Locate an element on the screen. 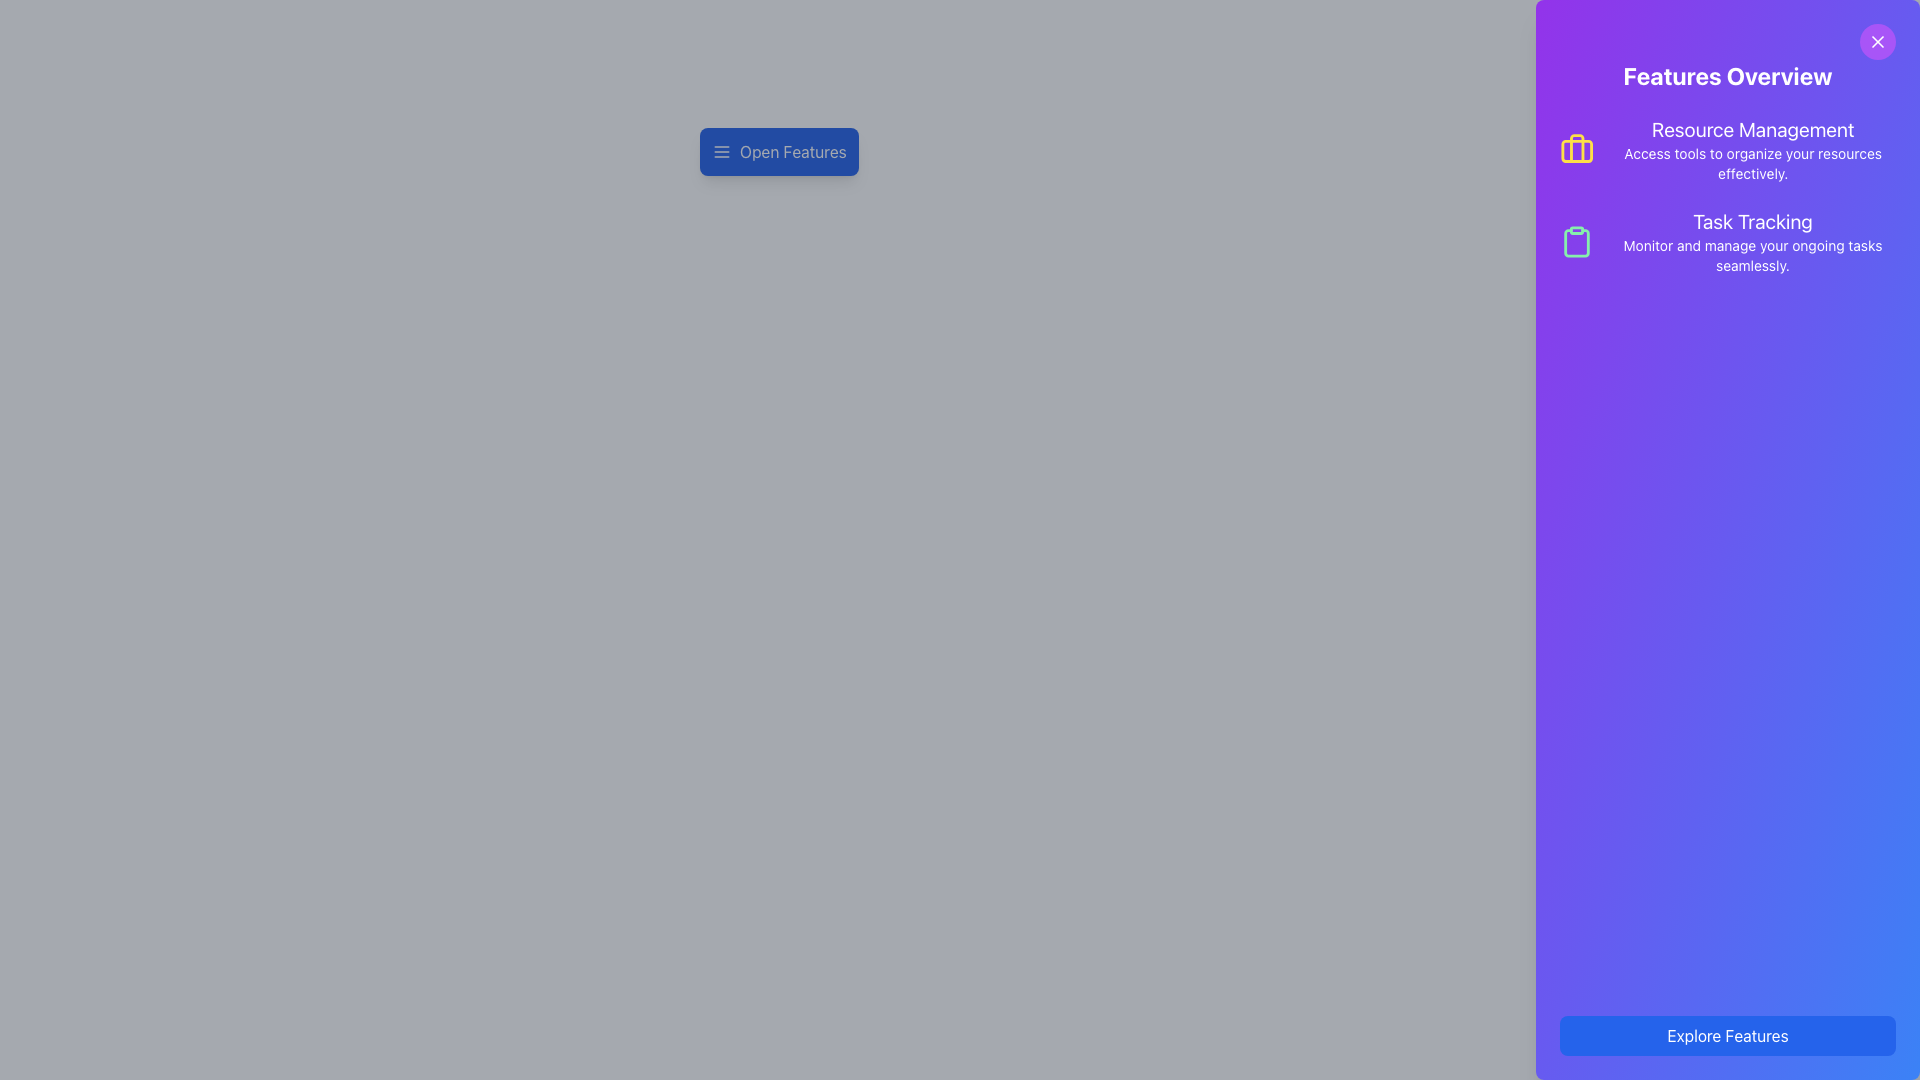 This screenshot has width=1920, height=1080. the vertical line handle of the suitcase icon, which is located near the top of the purple panel adjacent to the 'Resource Management' text is located at coordinates (1576, 147).